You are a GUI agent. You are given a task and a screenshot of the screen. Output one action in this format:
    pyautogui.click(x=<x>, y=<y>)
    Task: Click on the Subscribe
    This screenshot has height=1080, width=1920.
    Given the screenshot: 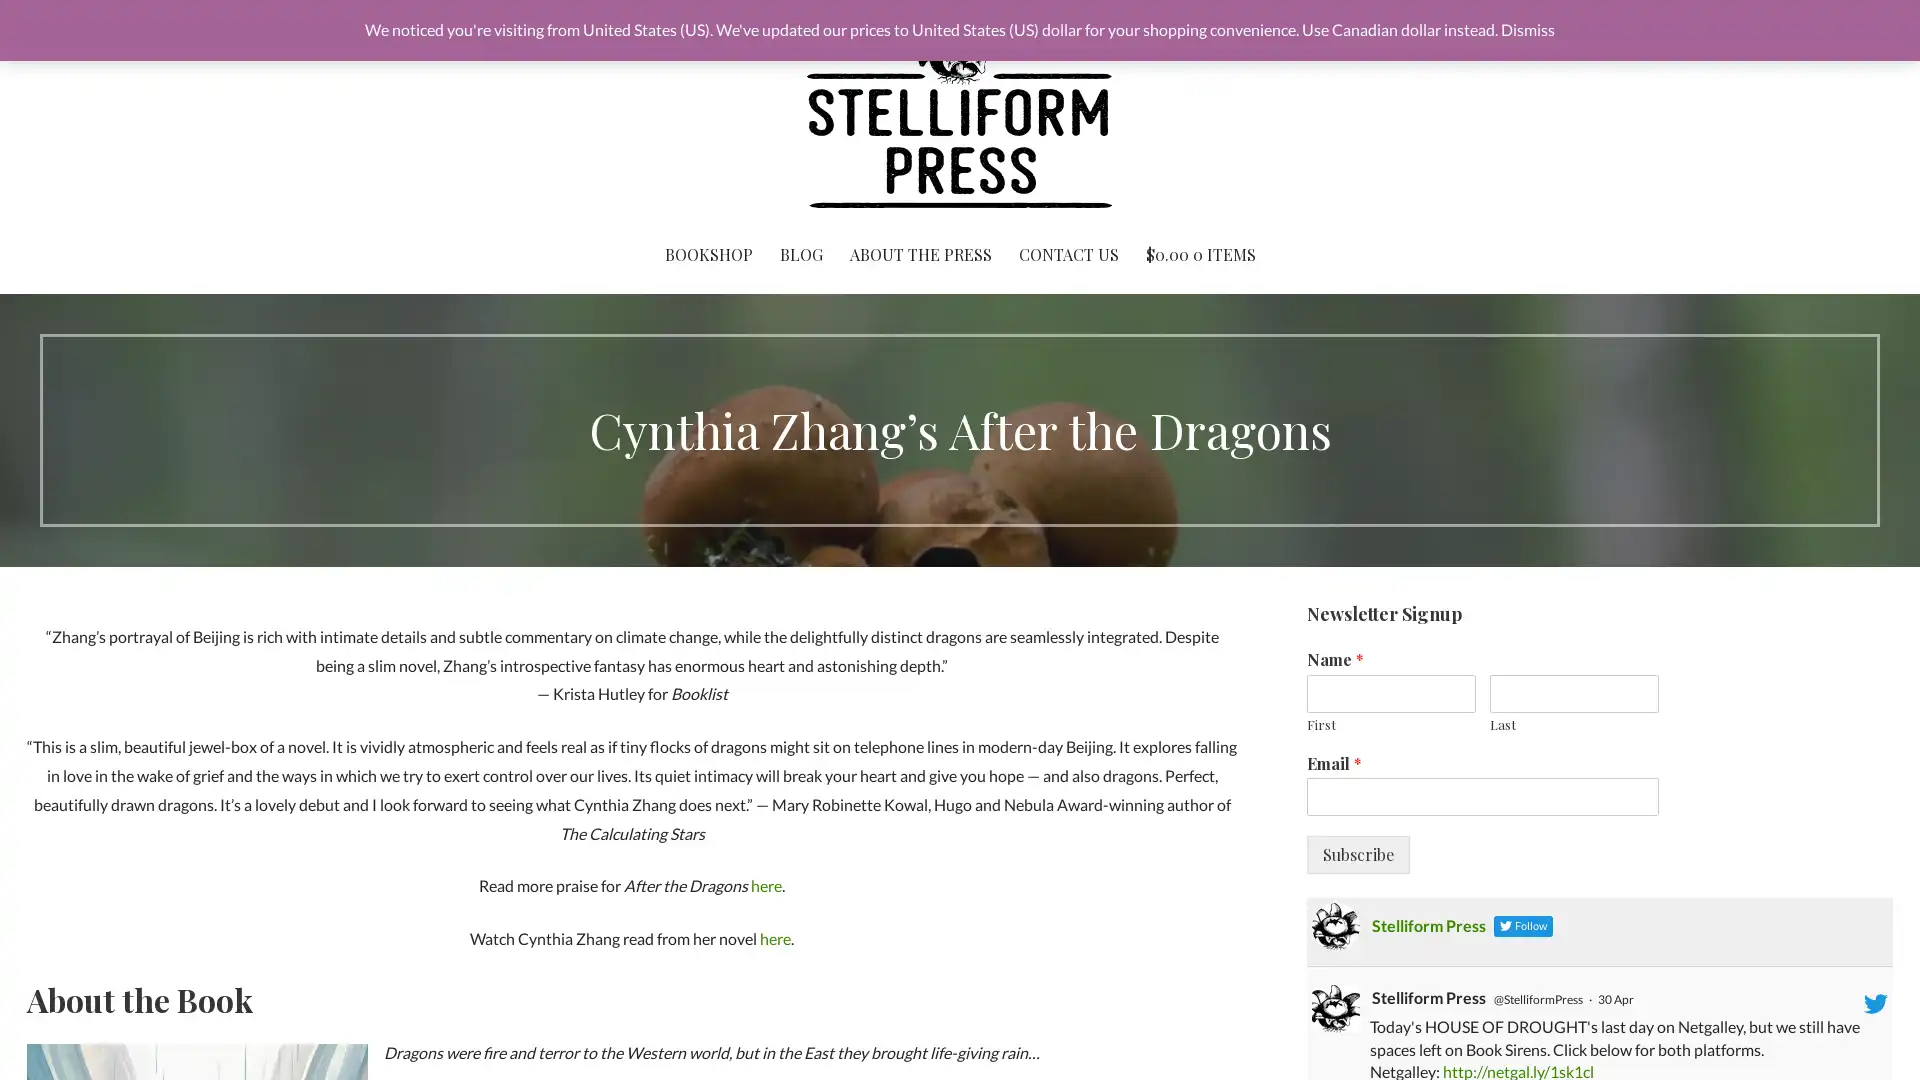 What is the action you would take?
    pyautogui.click(x=1357, y=855)
    